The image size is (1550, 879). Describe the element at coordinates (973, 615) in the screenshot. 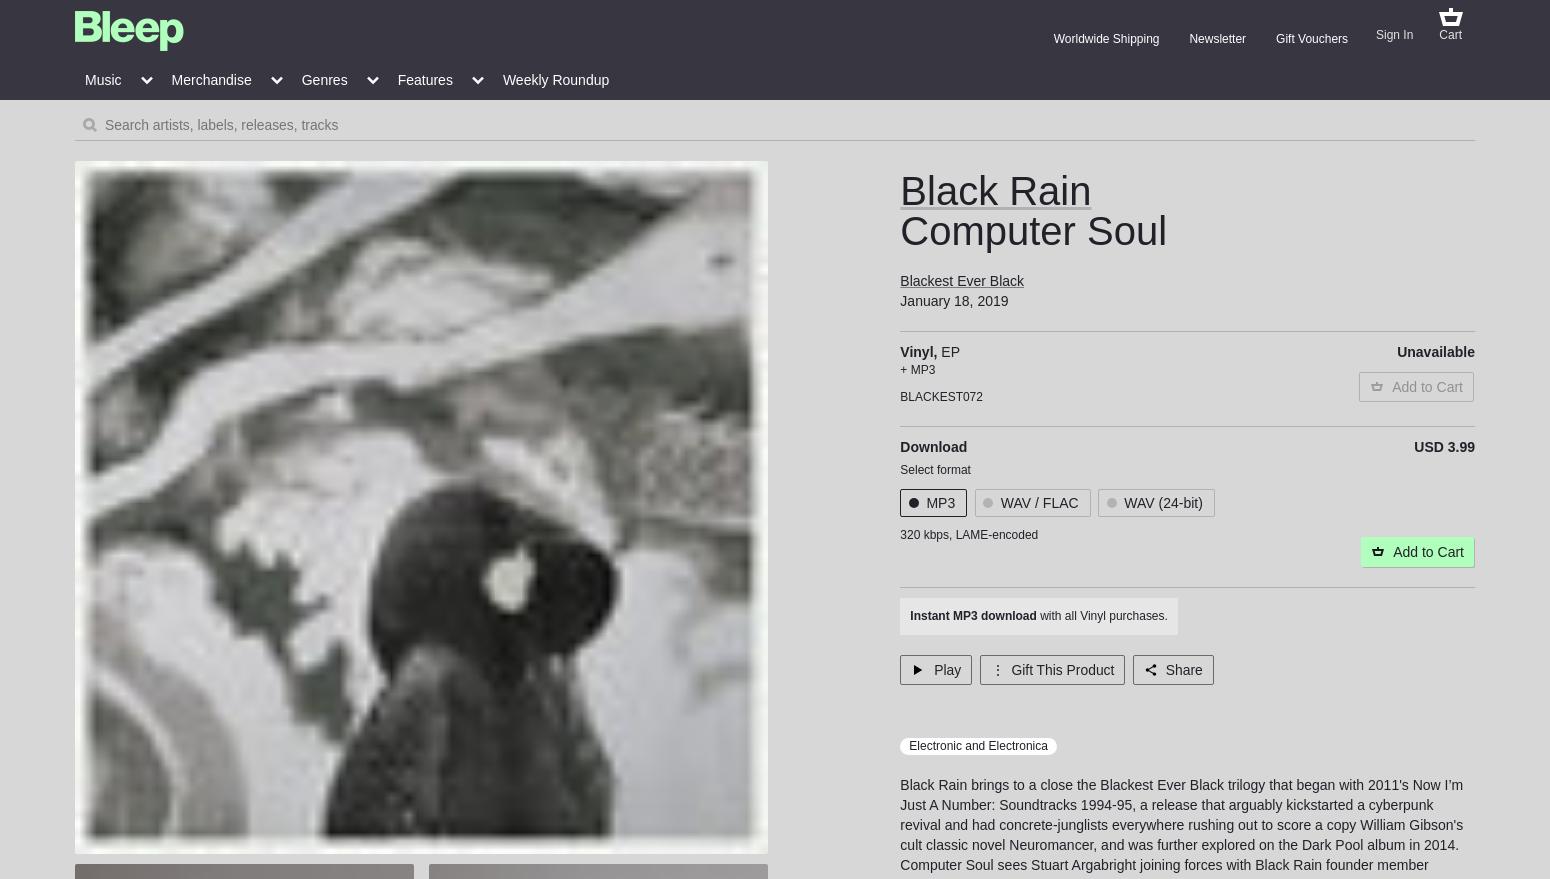

I see `'Instant MP3 download'` at that location.